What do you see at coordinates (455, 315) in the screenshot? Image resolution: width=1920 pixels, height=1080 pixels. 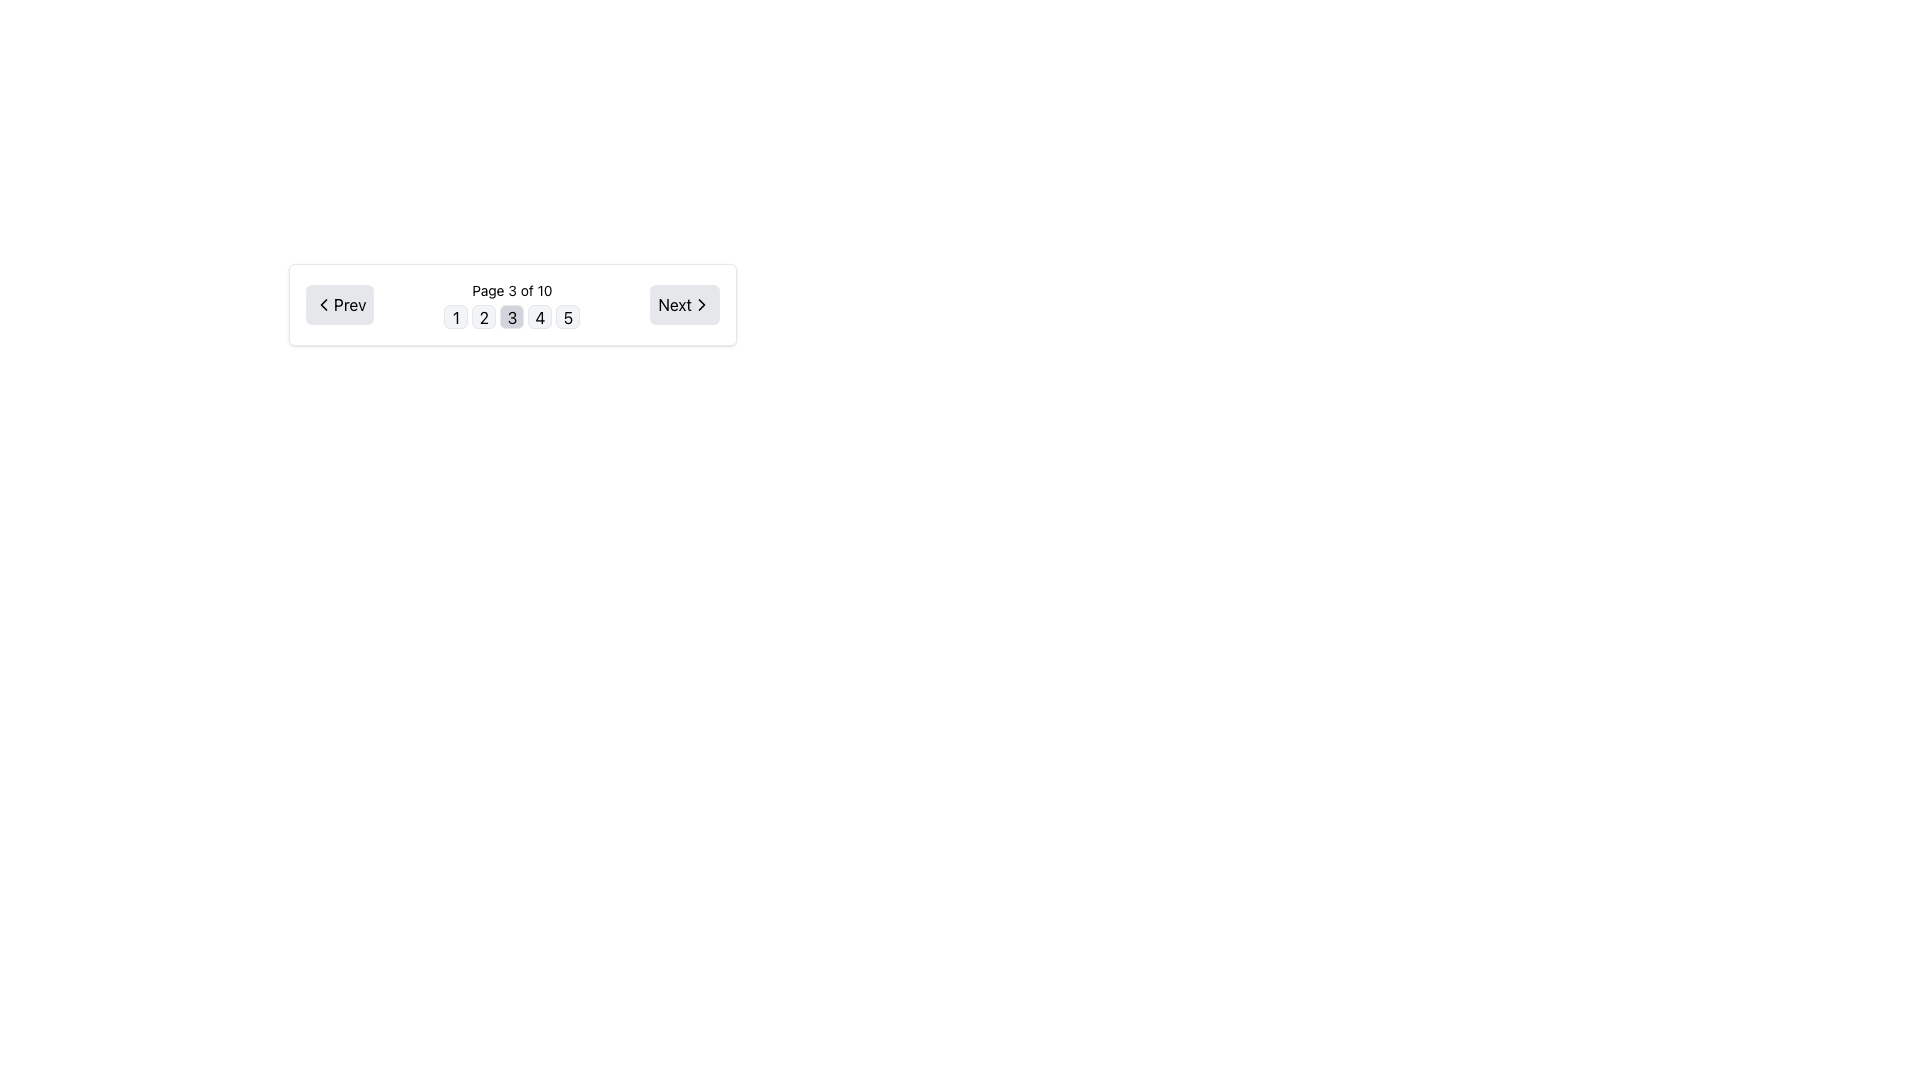 I see `the pagination indicator button labeled '1', which is the first button in the grid of pagination controls` at bounding box center [455, 315].